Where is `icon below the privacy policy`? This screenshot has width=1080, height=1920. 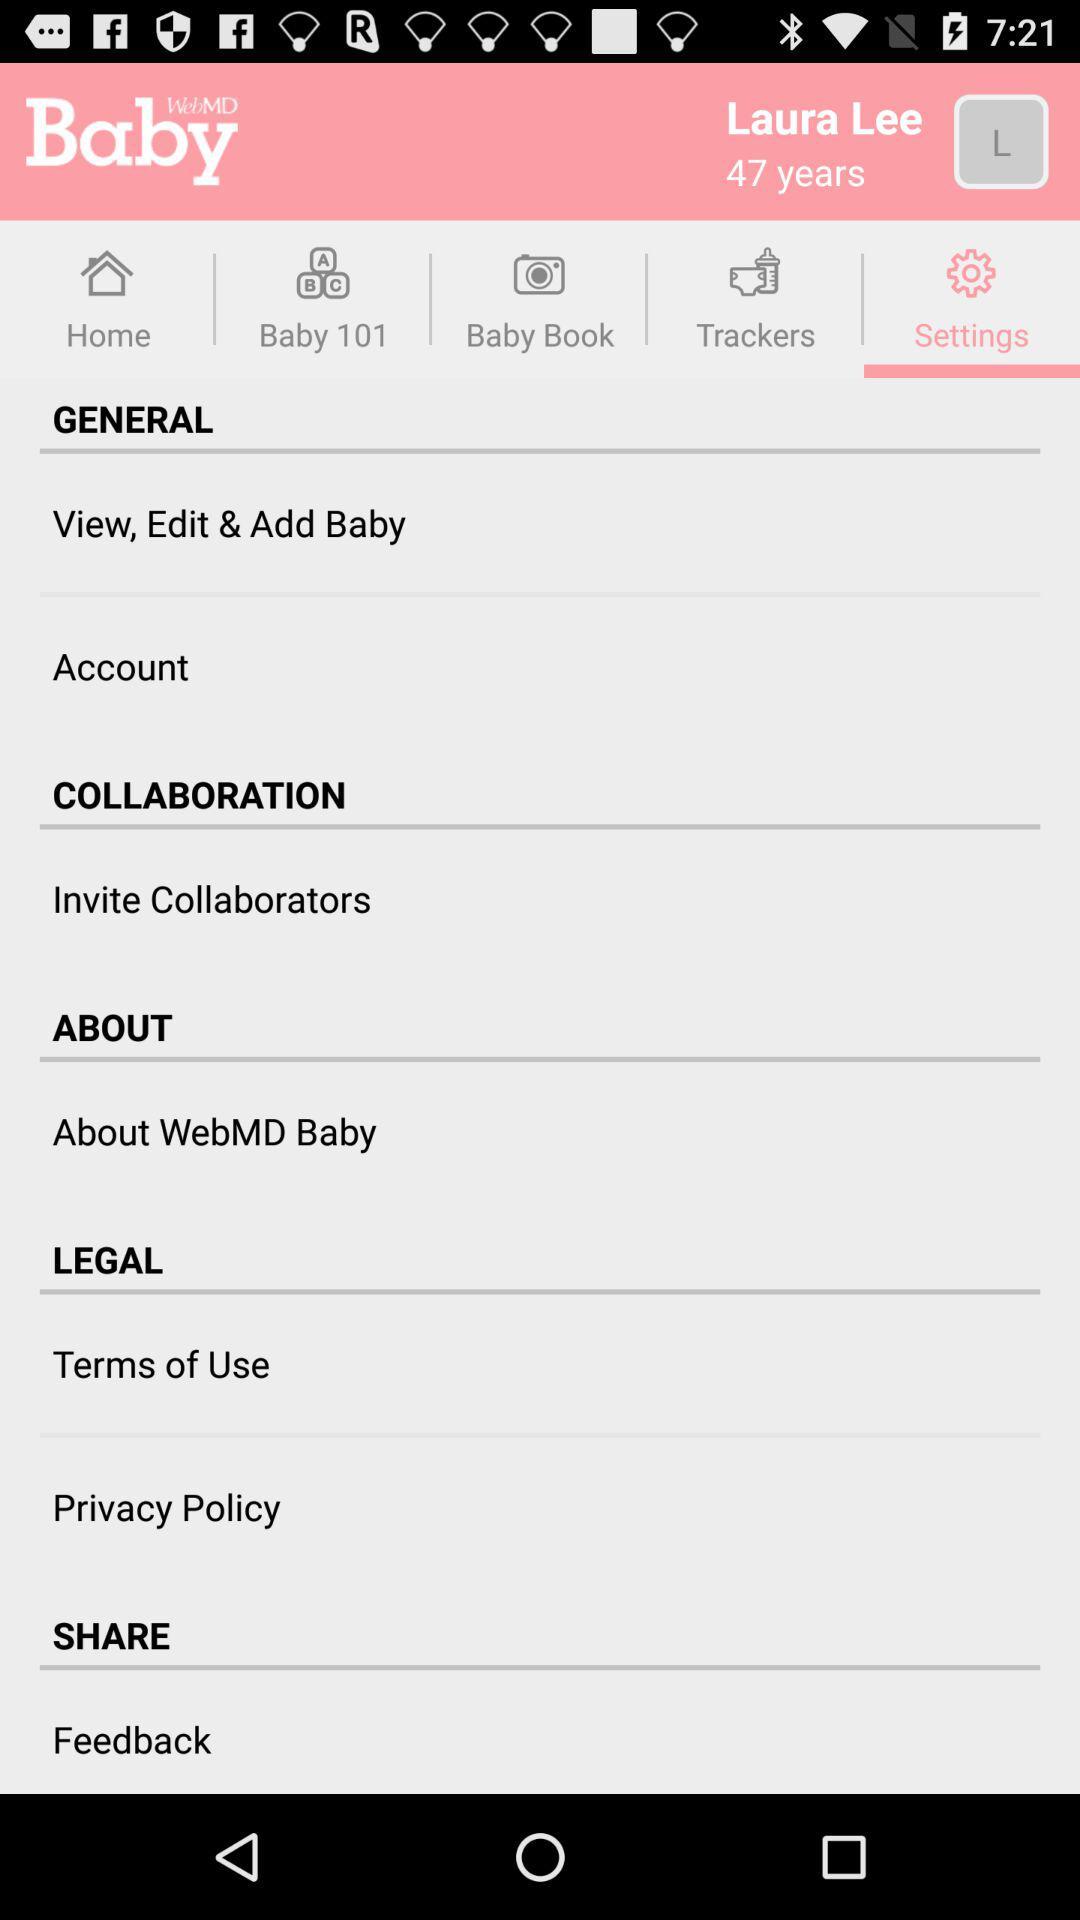
icon below the privacy policy is located at coordinates (111, 1635).